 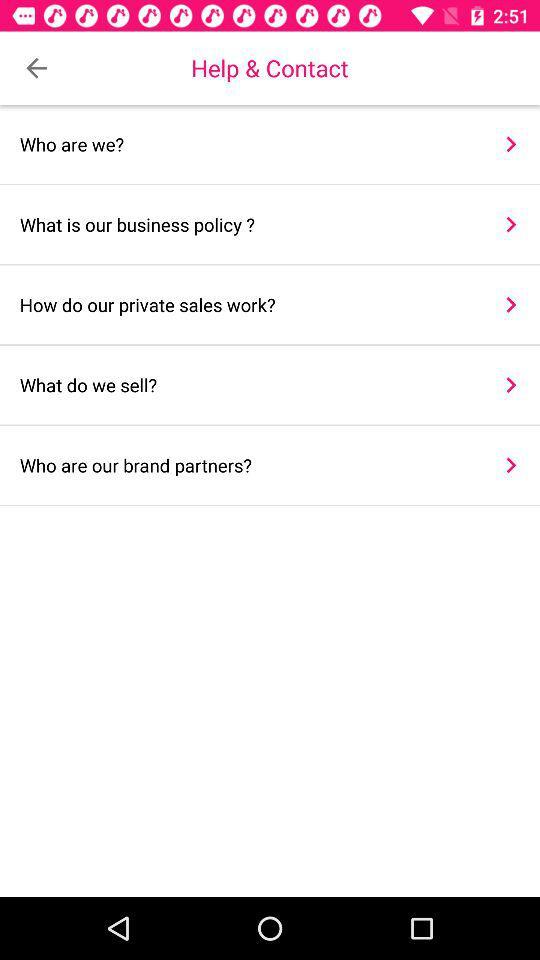 What do you see at coordinates (511, 465) in the screenshot?
I see `item next to the who are our item` at bounding box center [511, 465].